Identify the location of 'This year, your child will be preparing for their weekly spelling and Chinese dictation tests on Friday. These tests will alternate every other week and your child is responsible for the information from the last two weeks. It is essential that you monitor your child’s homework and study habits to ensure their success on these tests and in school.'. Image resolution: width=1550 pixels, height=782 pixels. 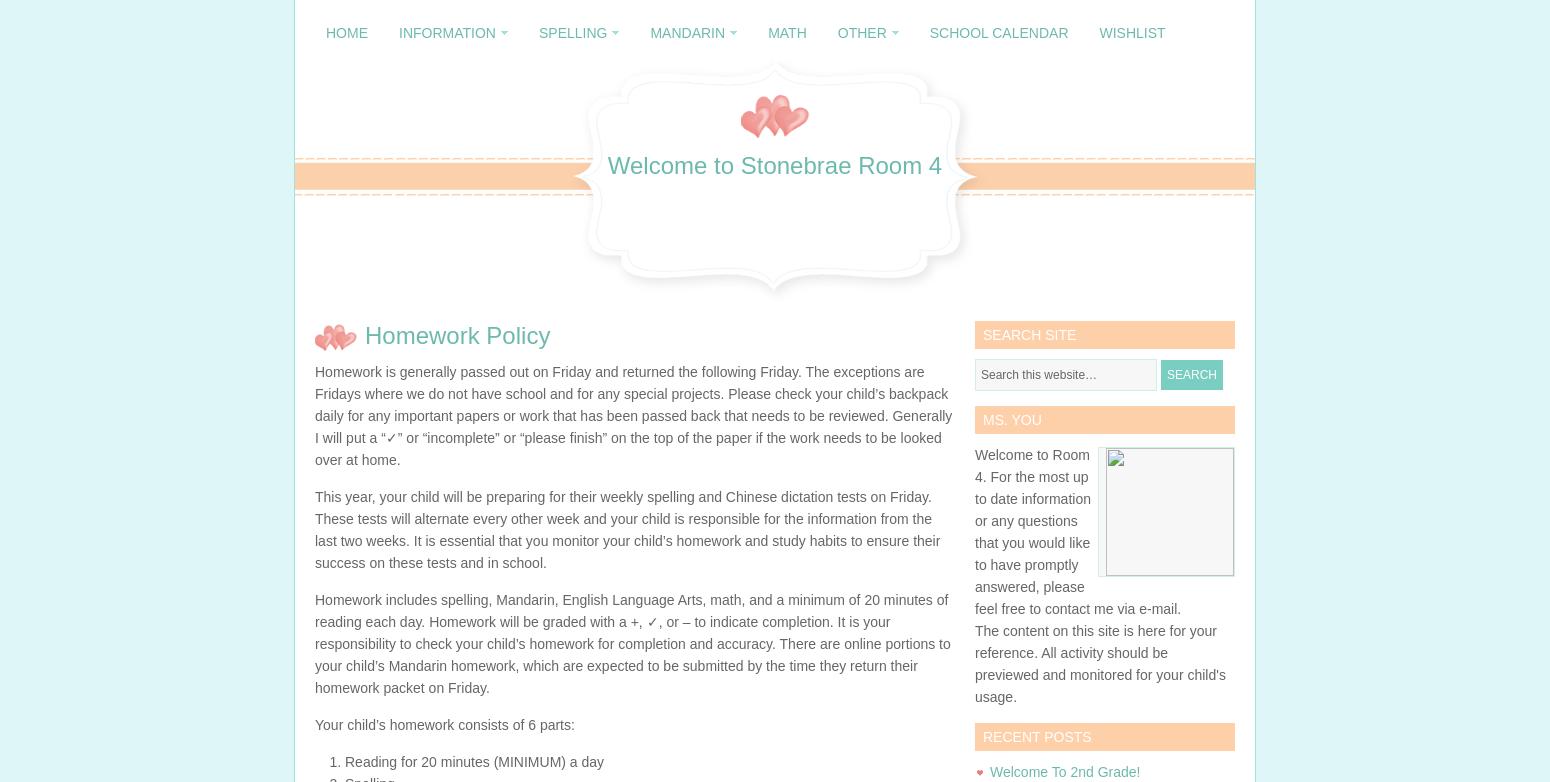
(626, 529).